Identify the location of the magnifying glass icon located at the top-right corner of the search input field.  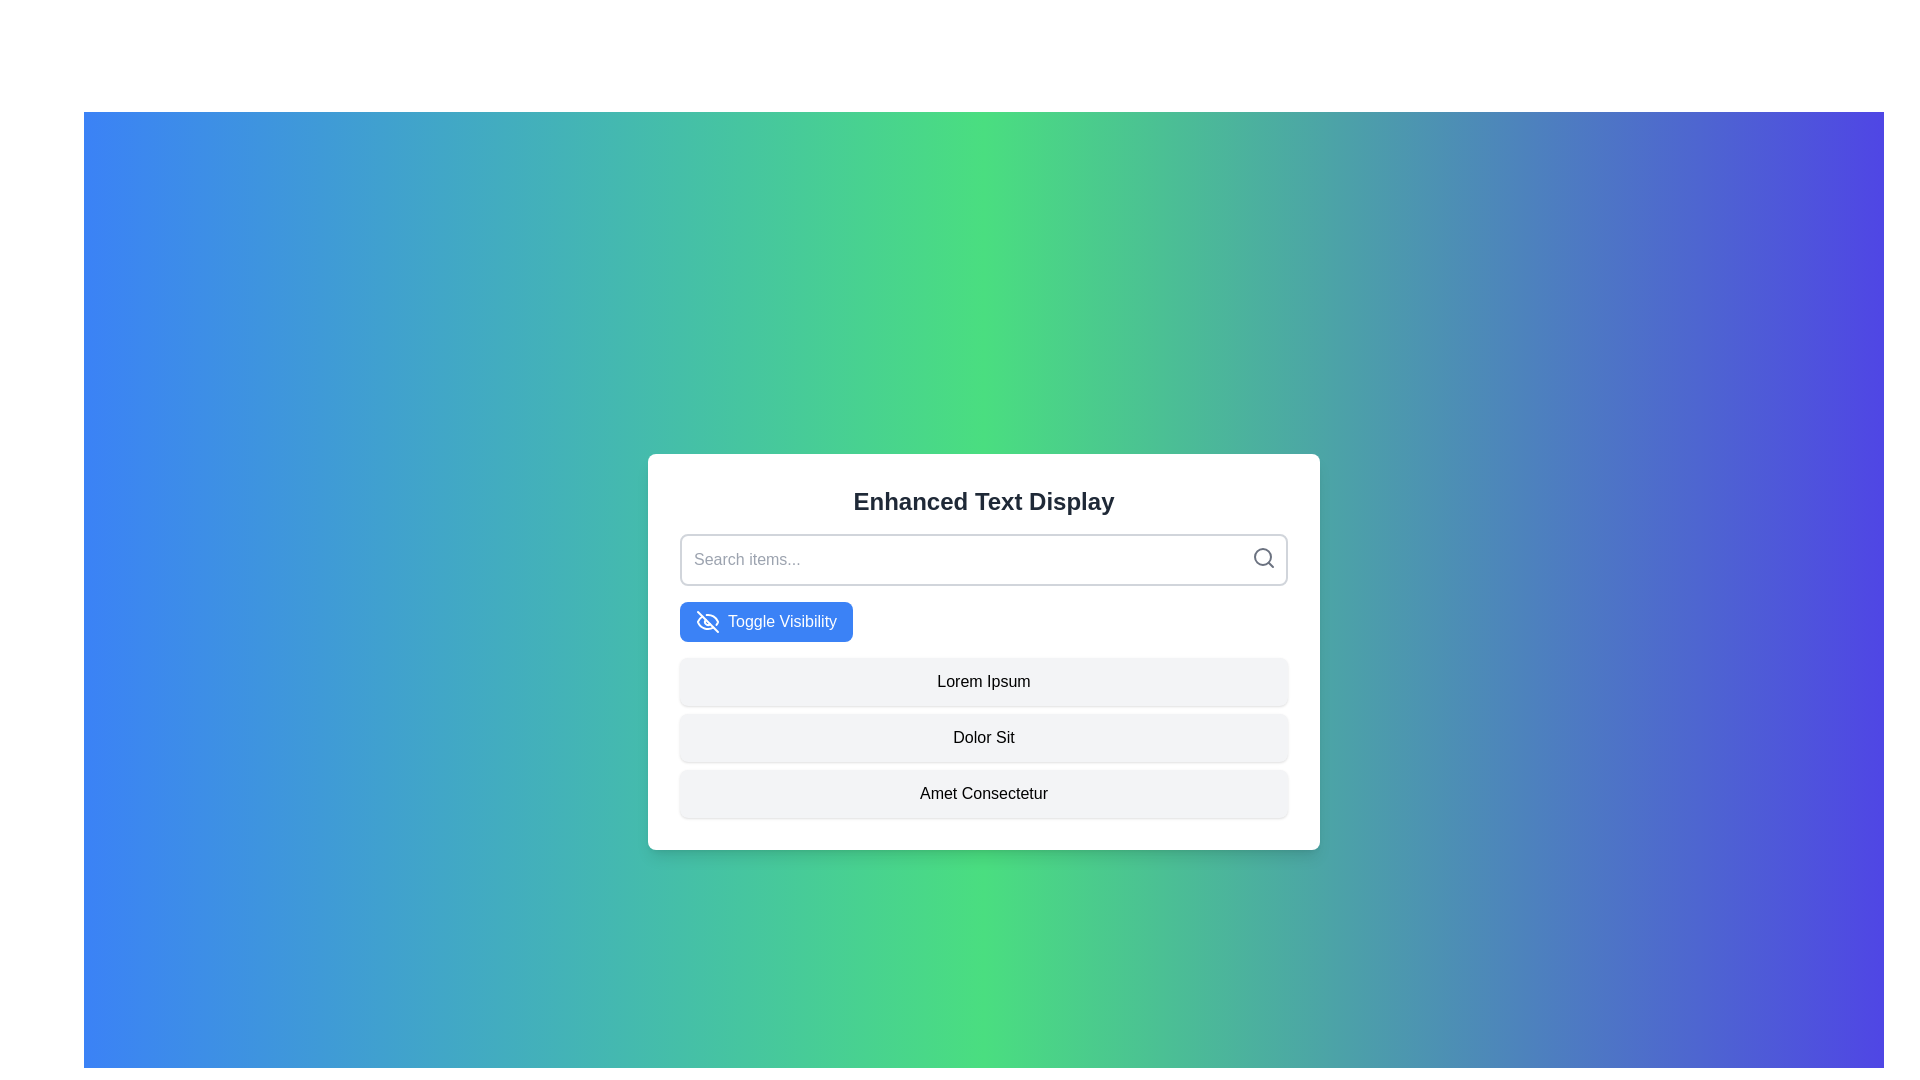
(1262, 558).